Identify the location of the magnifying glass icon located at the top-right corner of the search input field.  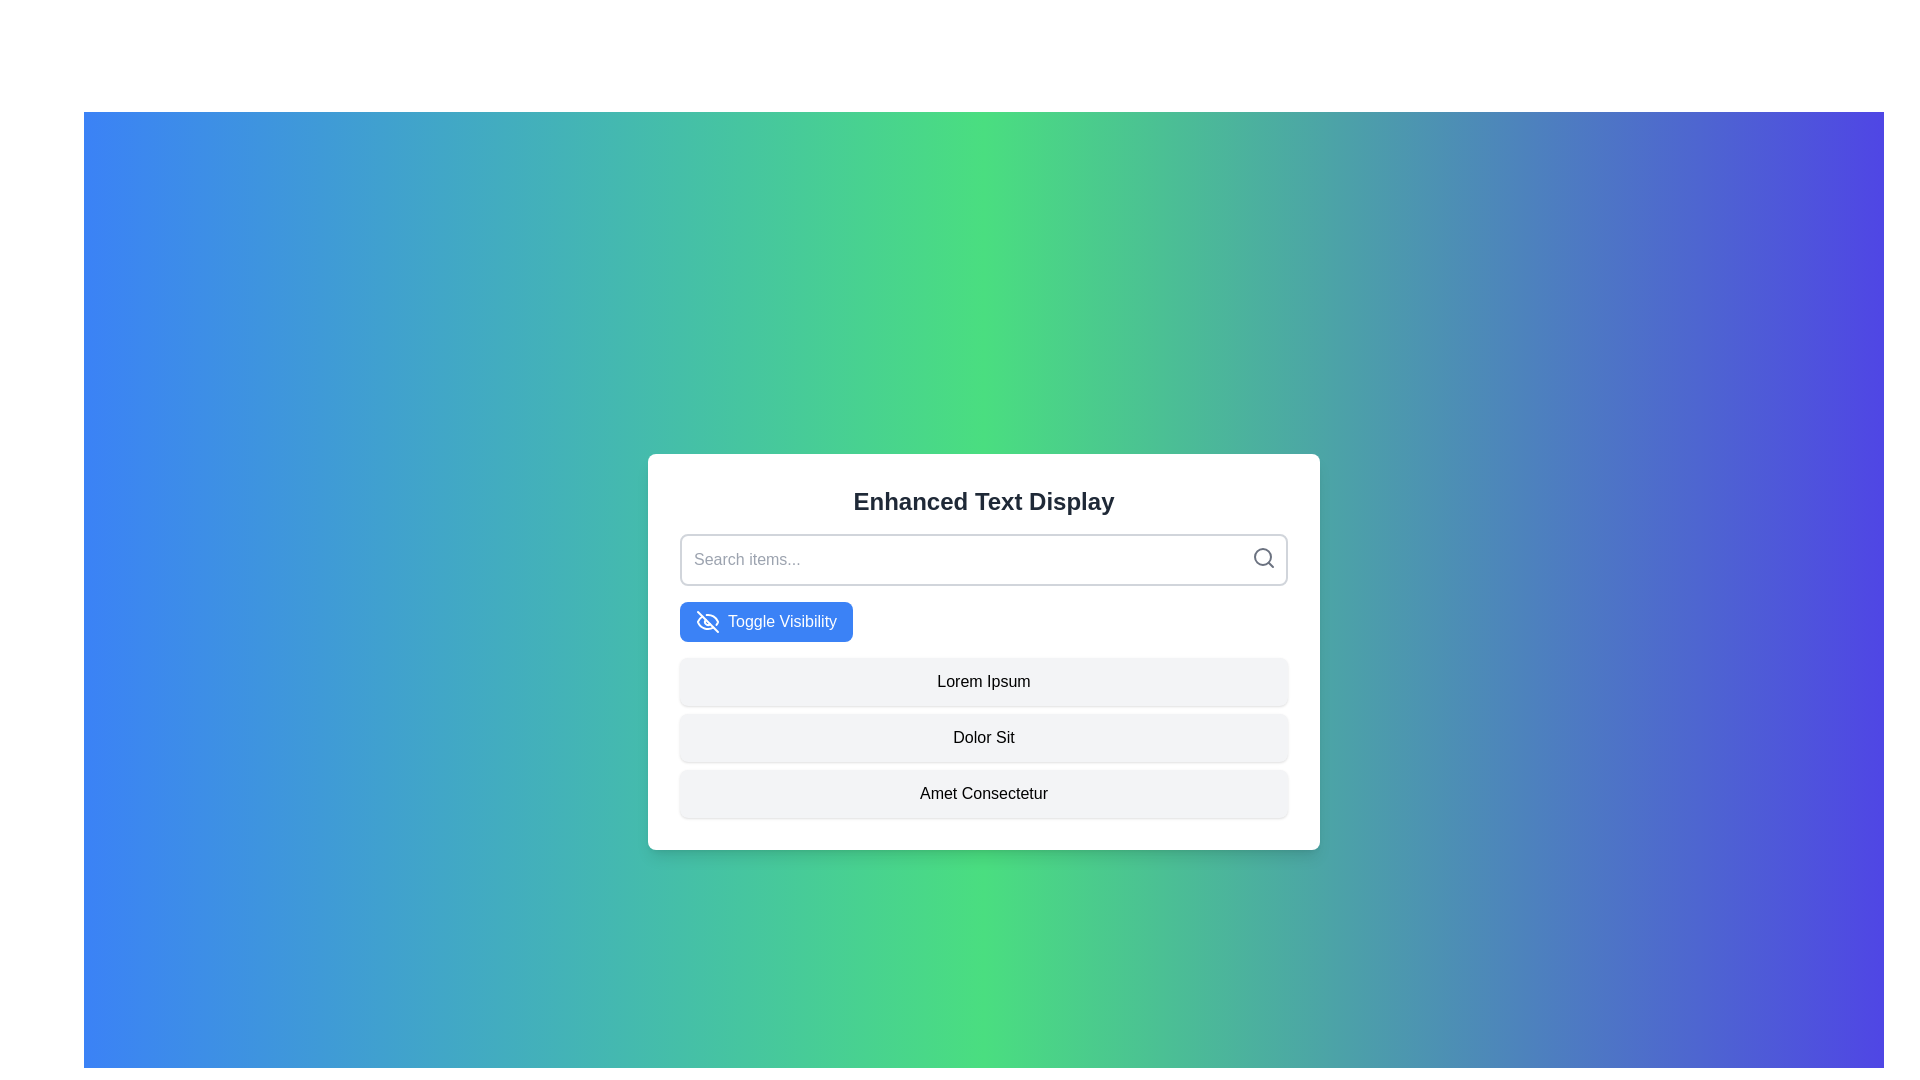
(1262, 558).